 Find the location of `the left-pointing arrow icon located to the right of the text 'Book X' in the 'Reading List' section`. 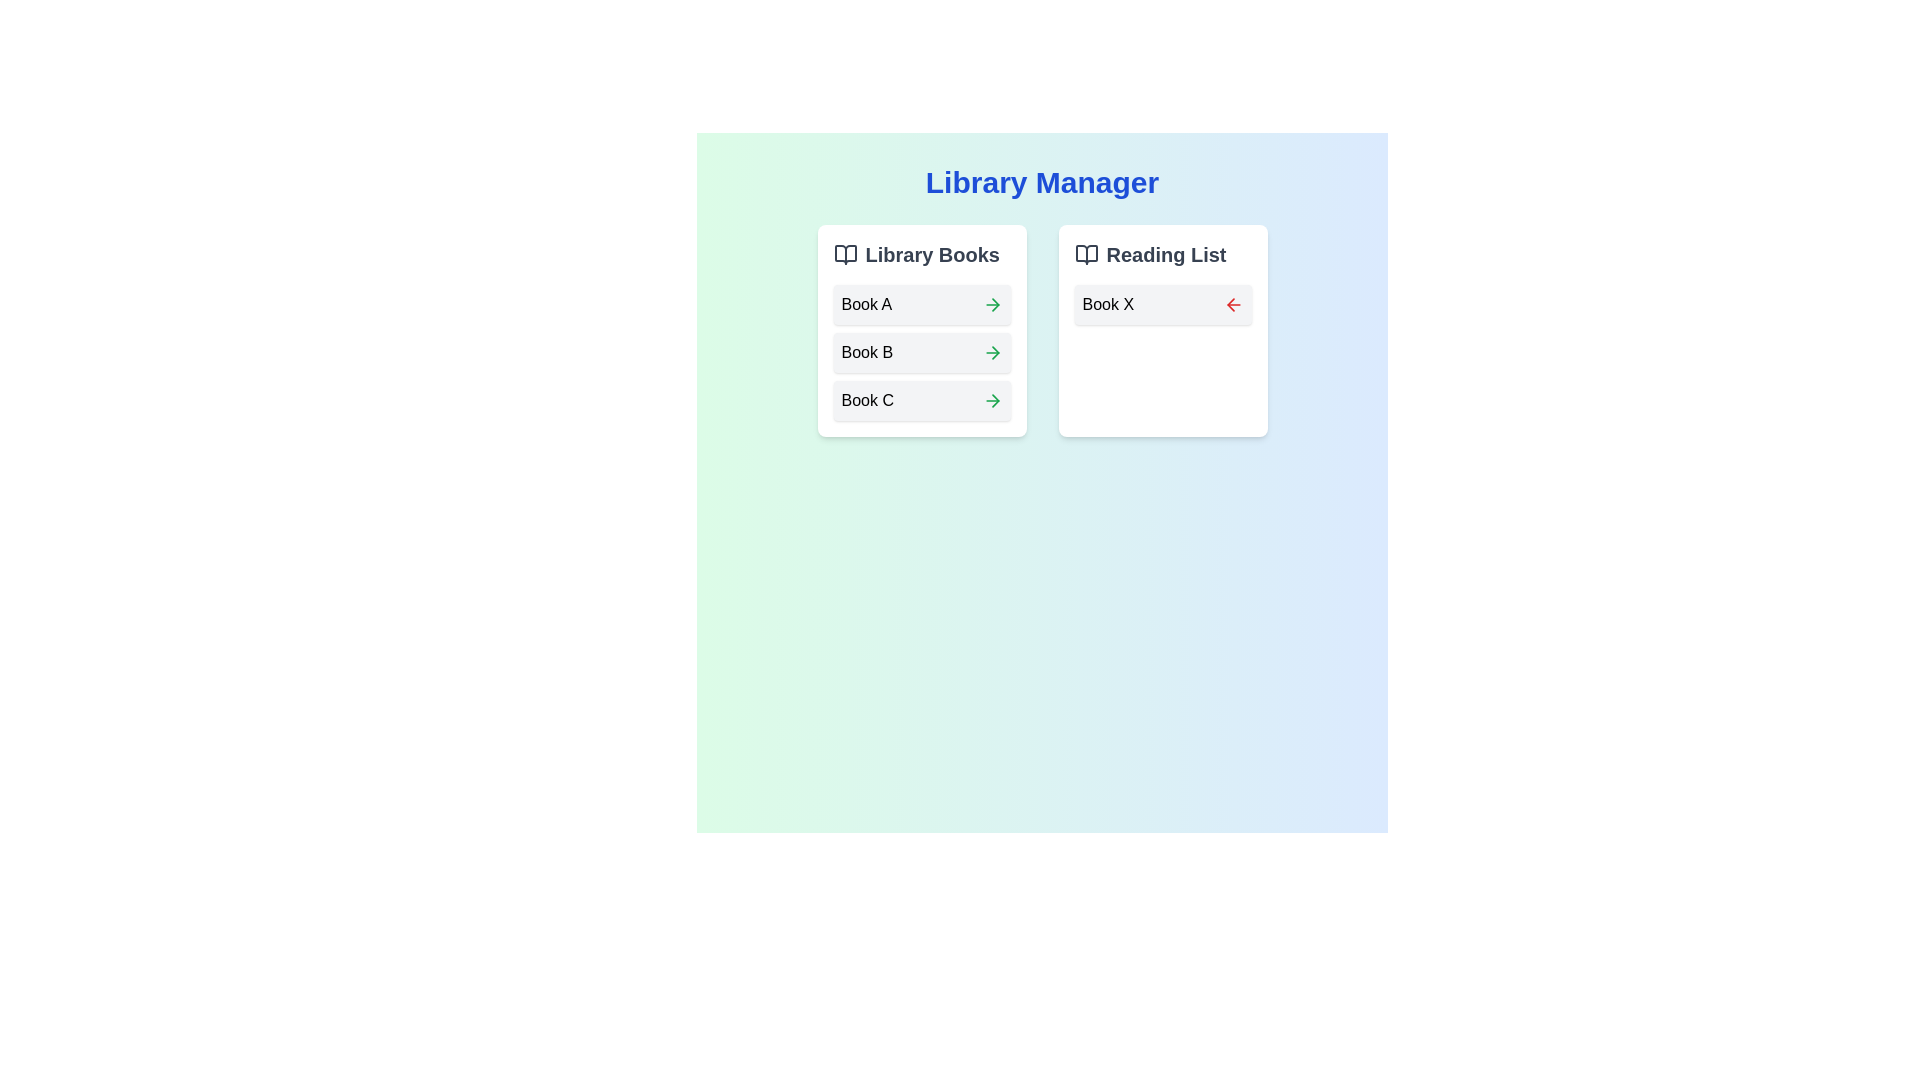

the left-pointing arrow icon located to the right of the text 'Book X' in the 'Reading List' section is located at coordinates (1228, 304).